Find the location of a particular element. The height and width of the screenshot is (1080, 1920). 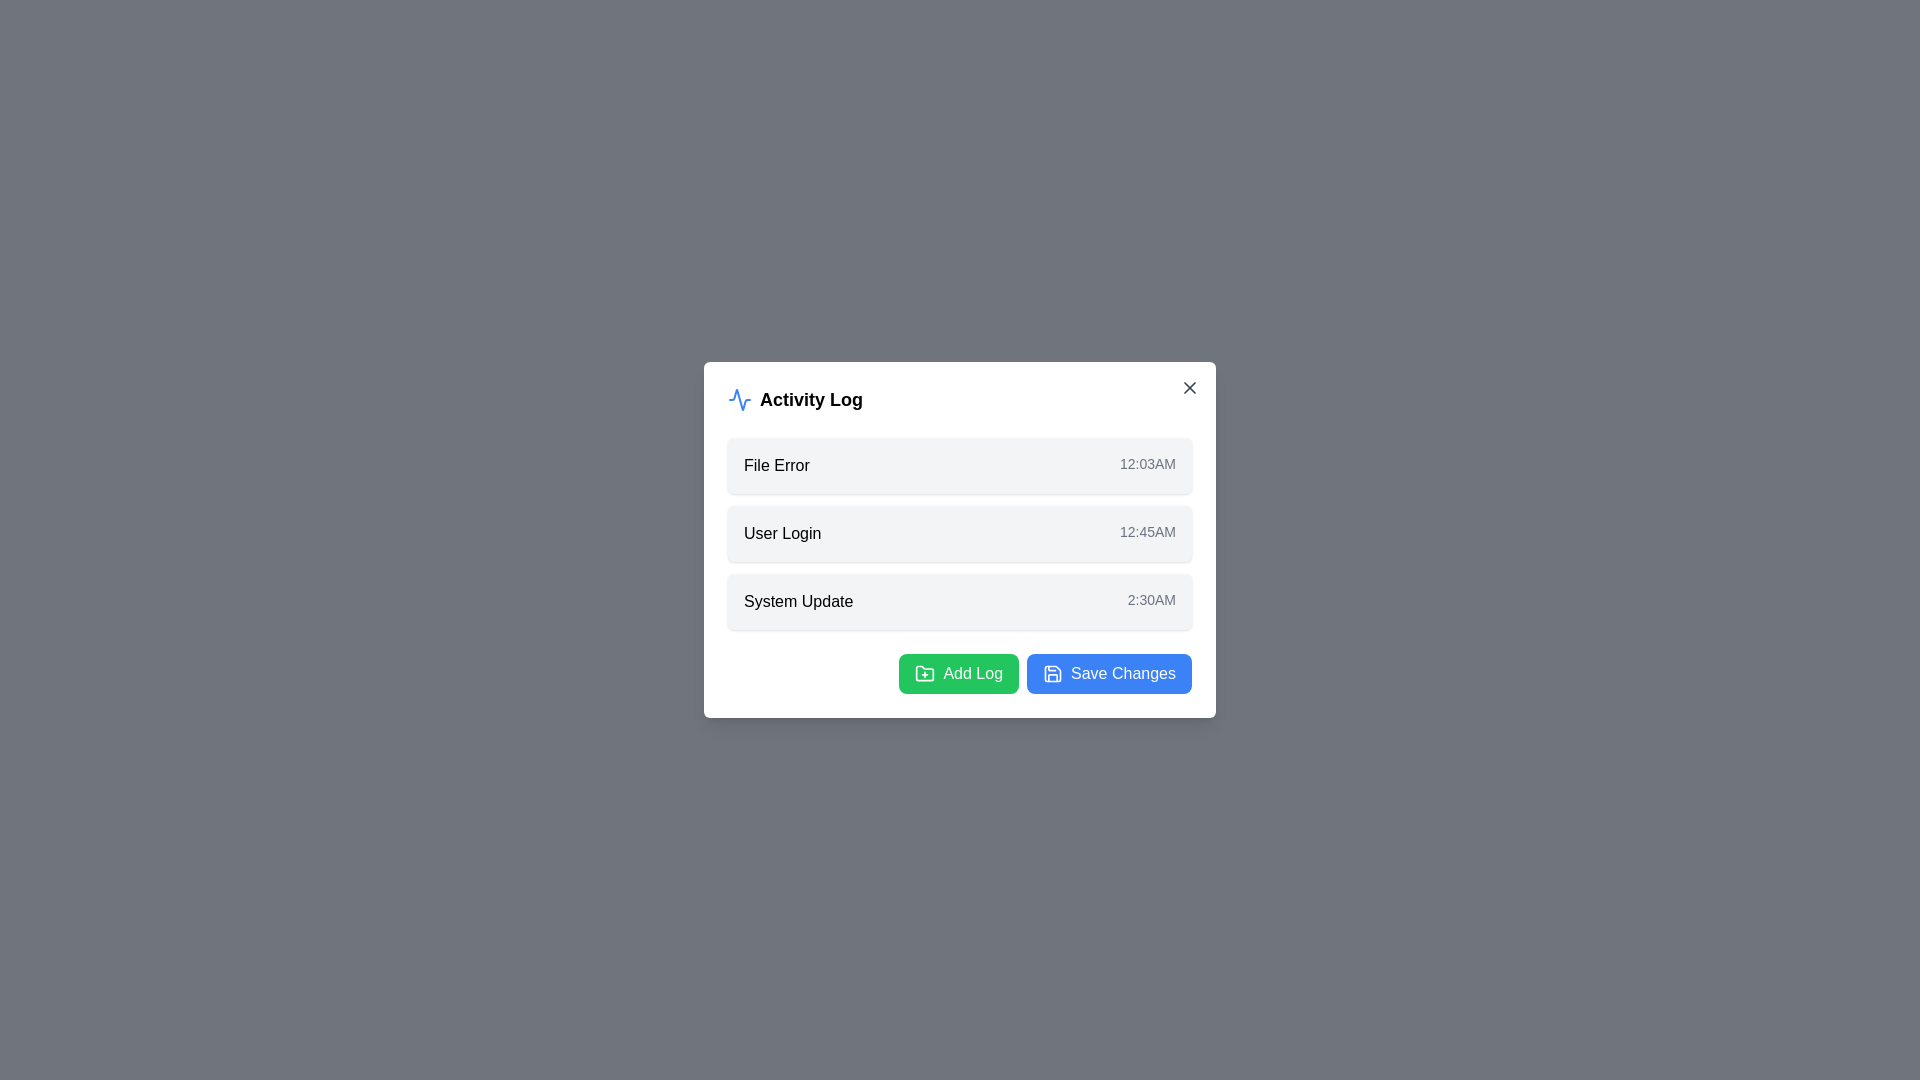

the 'Add Log' button is located at coordinates (958, 674).